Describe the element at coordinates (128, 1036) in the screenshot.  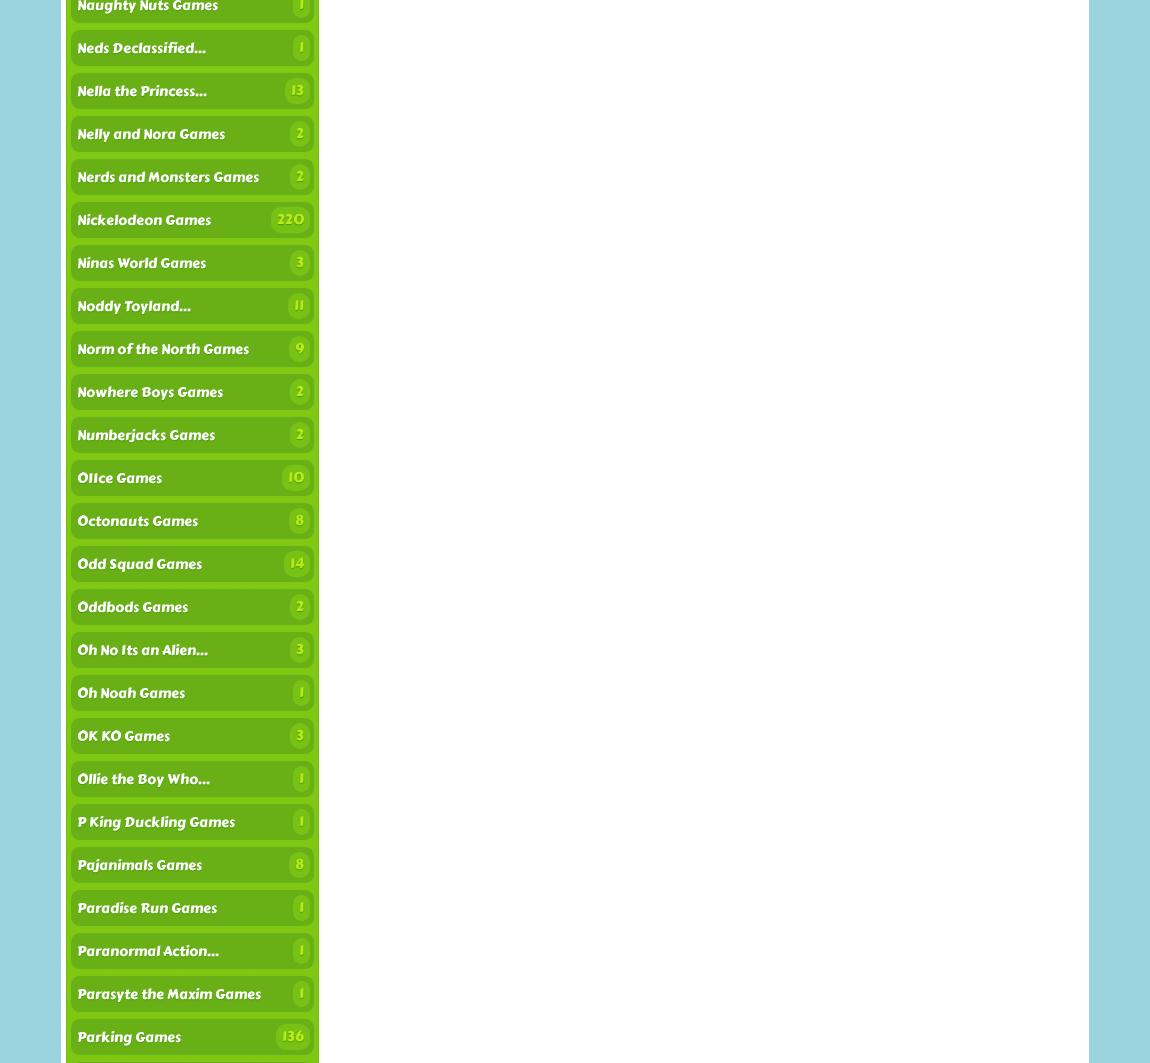
I see `'Parking Games'` at that location.